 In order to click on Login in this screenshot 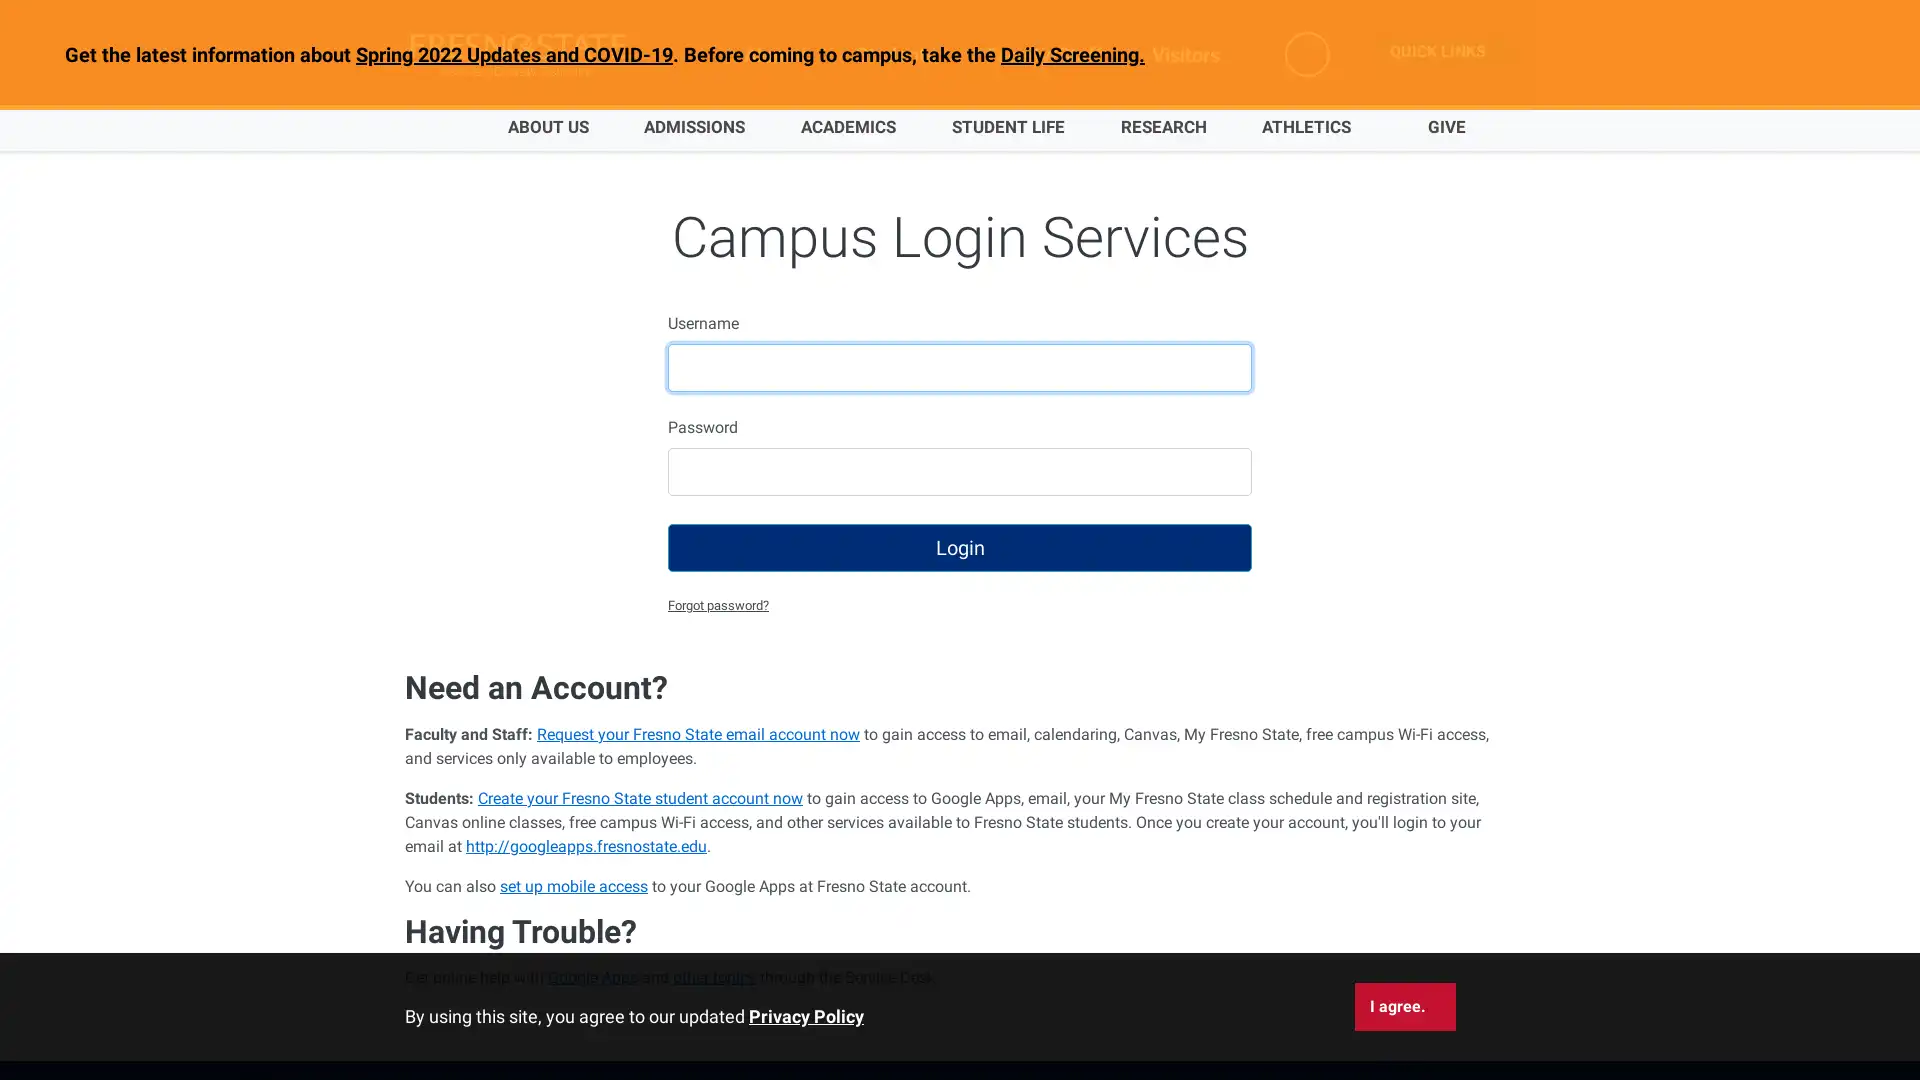, I will do `click(960, 547)`.